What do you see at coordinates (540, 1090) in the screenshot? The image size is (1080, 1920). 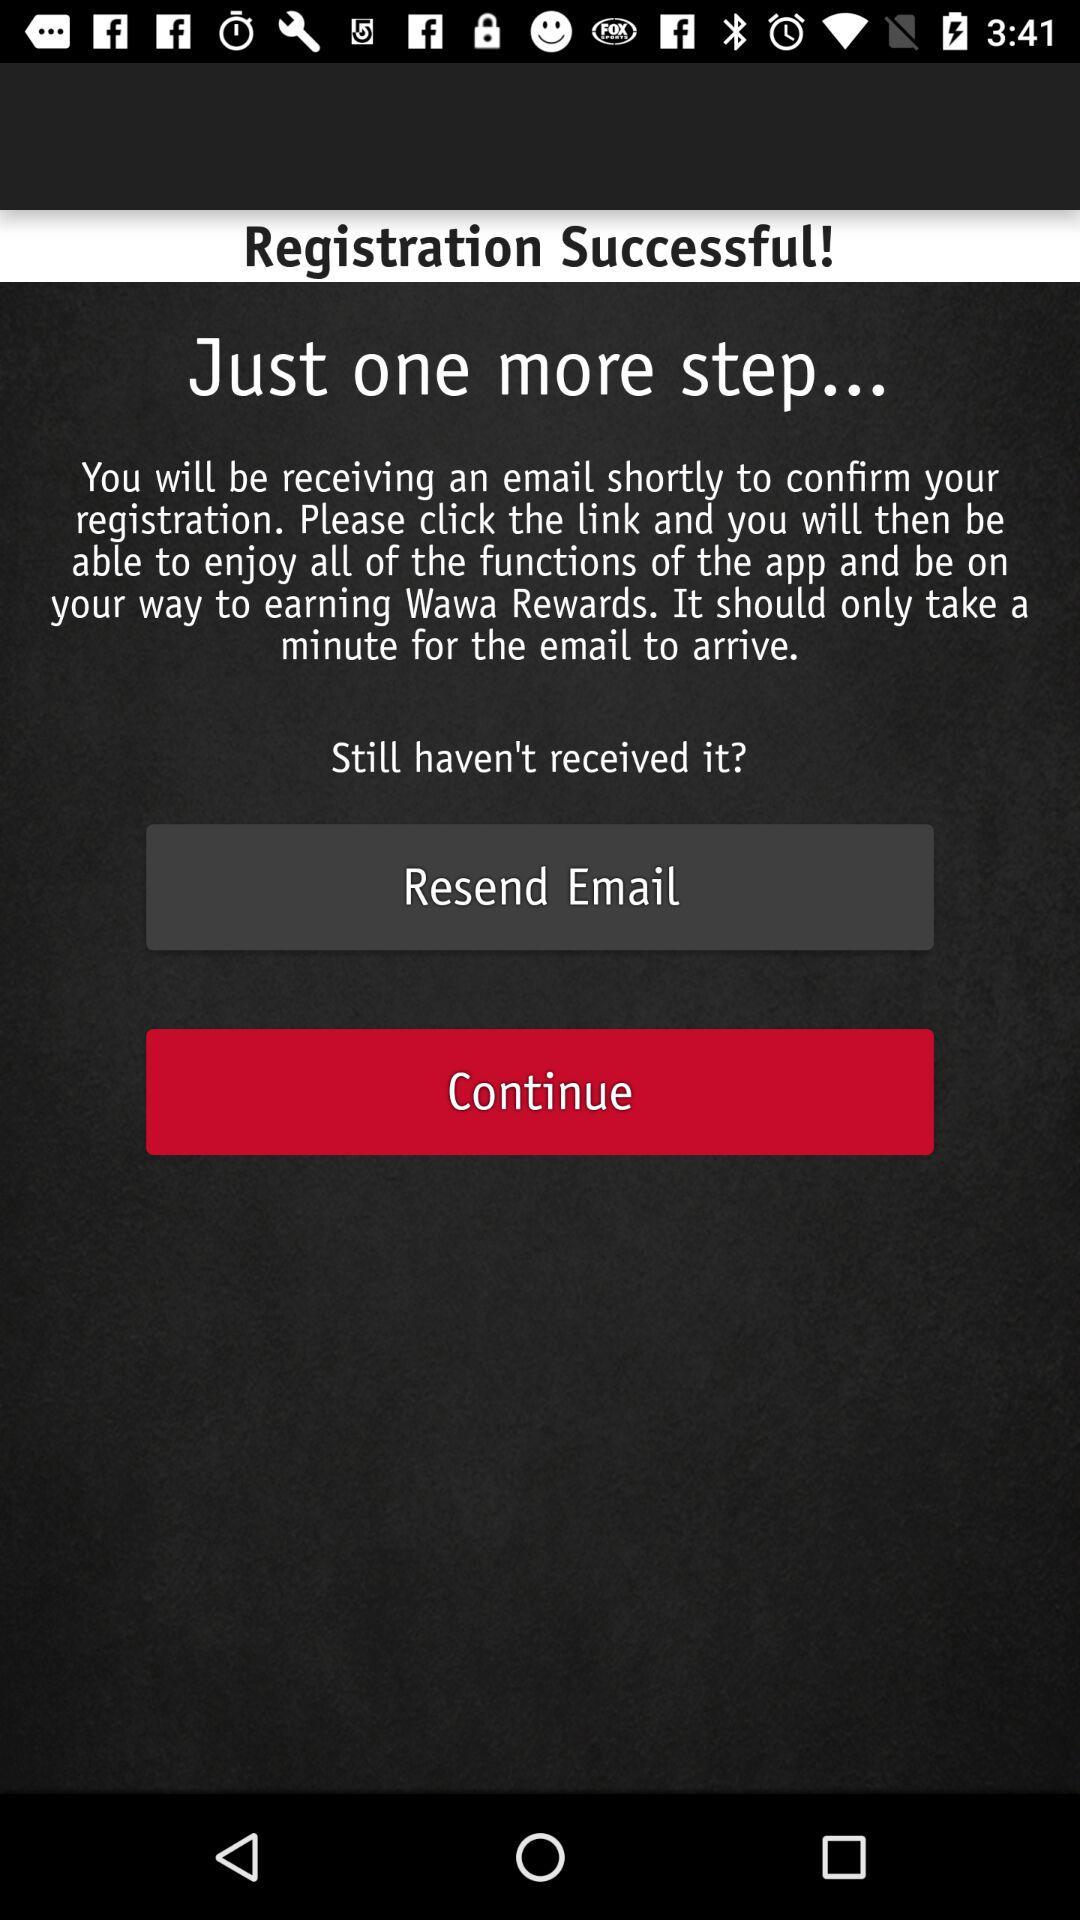 I see `continue icon` at bounding box center [540, 1090].